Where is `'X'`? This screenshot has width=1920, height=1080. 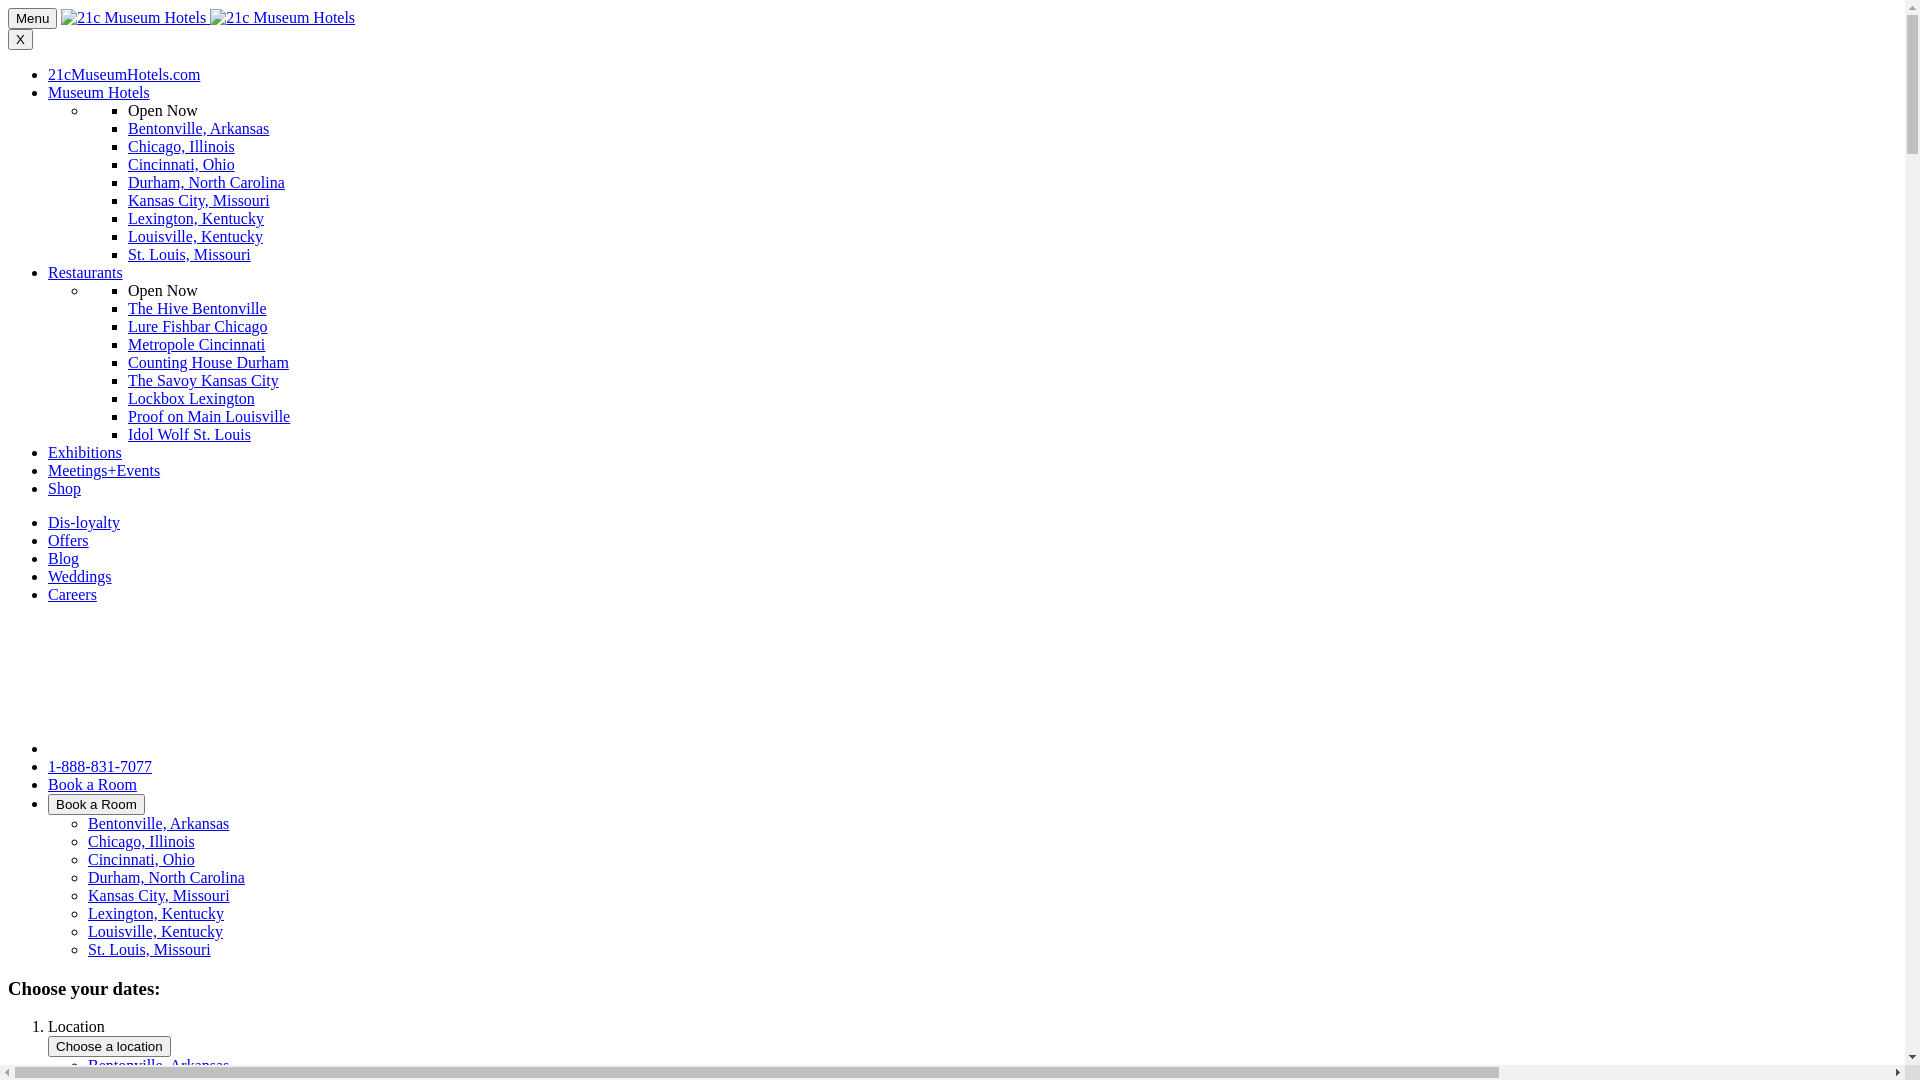 'X' is located at coordinates (8, 39).